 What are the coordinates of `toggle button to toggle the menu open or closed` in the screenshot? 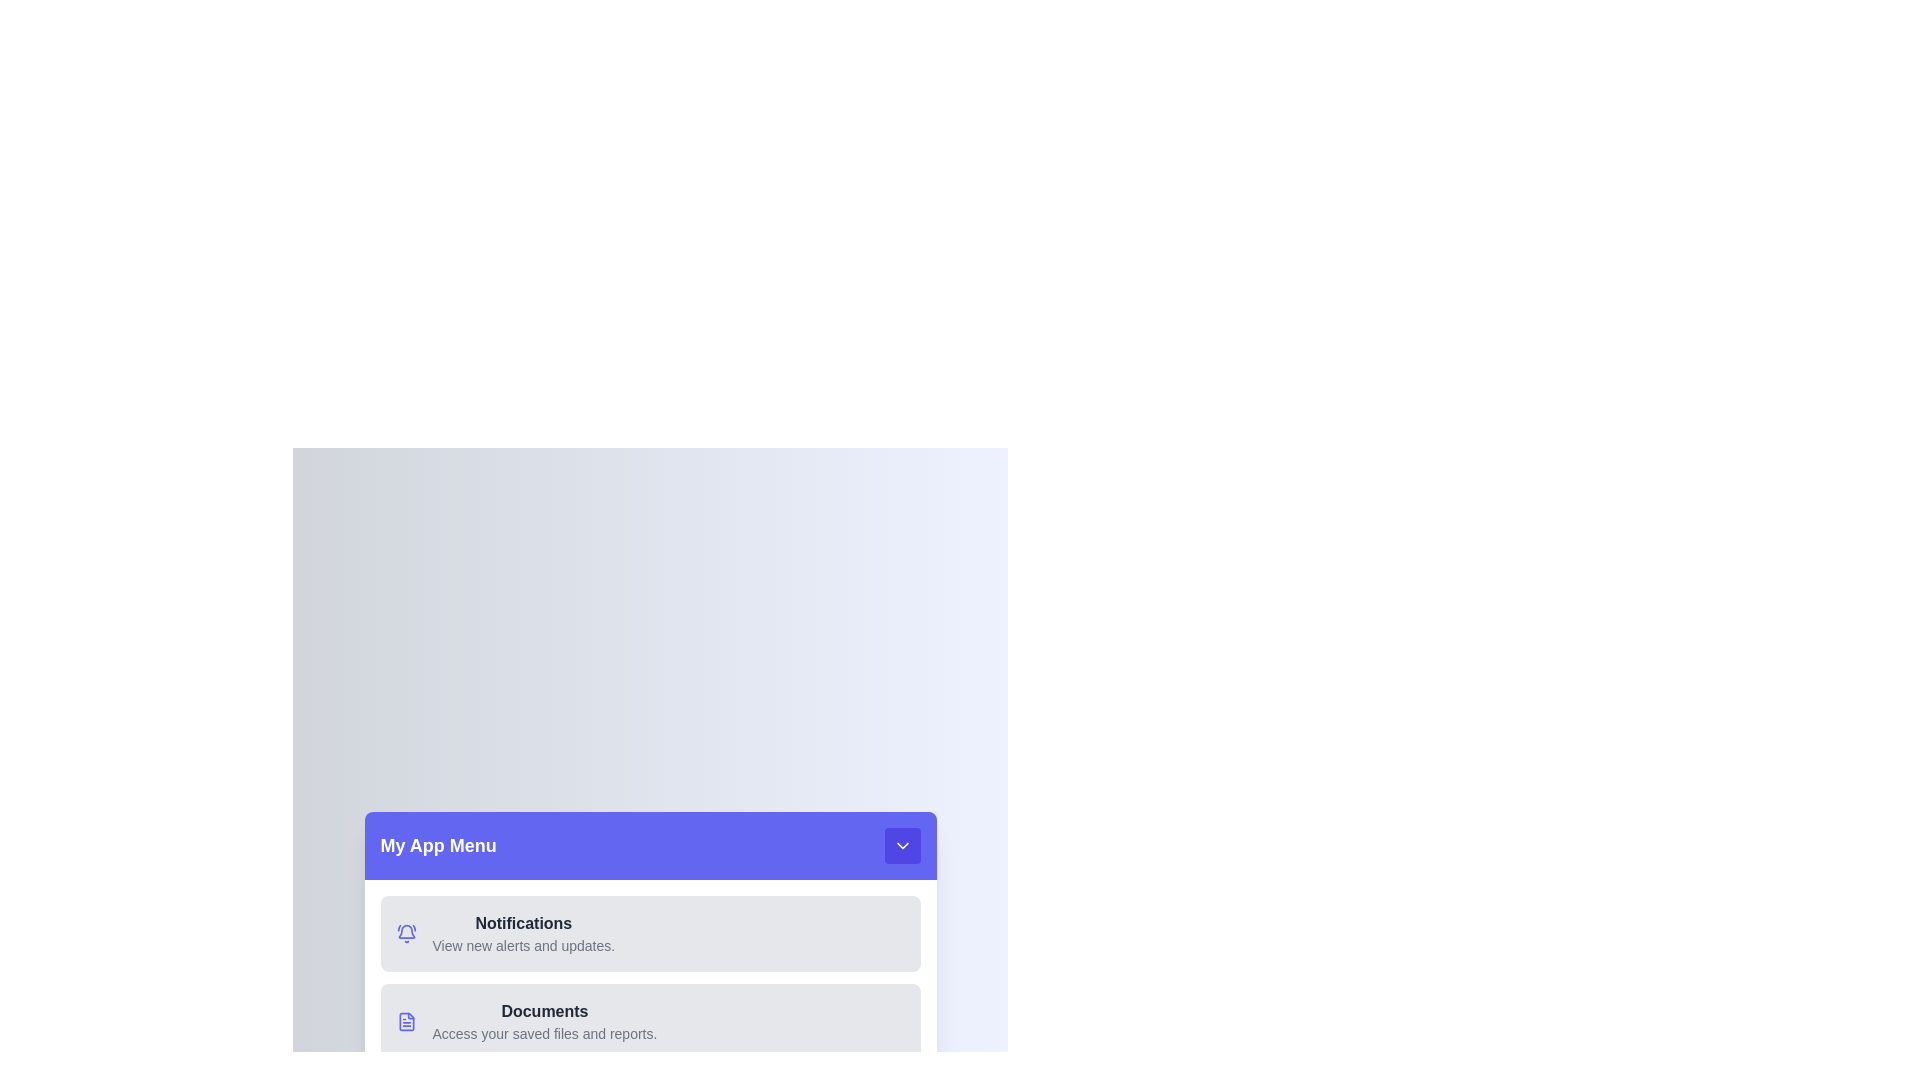 It's located at (901, 845).